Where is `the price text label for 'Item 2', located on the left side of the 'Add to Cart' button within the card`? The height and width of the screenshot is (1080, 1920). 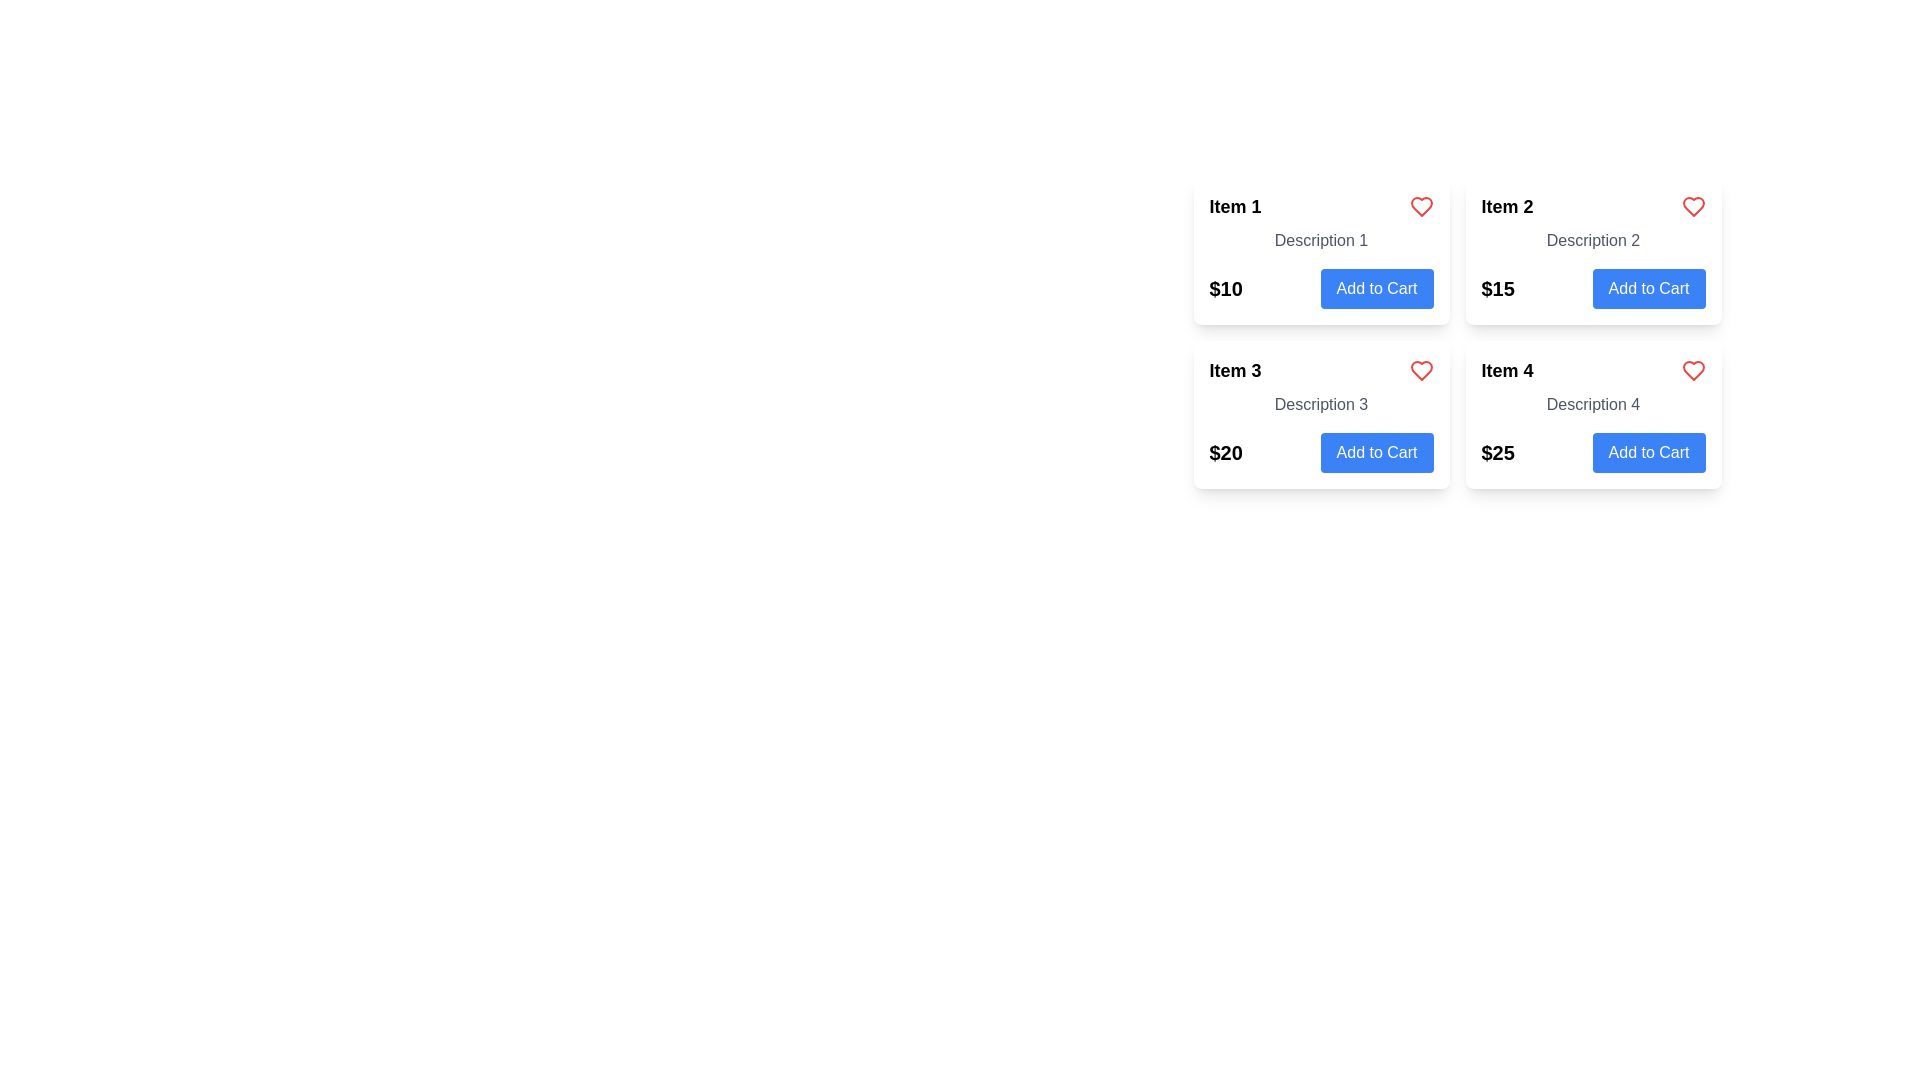
the price text label for 'Item 2', located on the left side of the 'Add to Cart' button within the card is located at coordinates (1498, 289).